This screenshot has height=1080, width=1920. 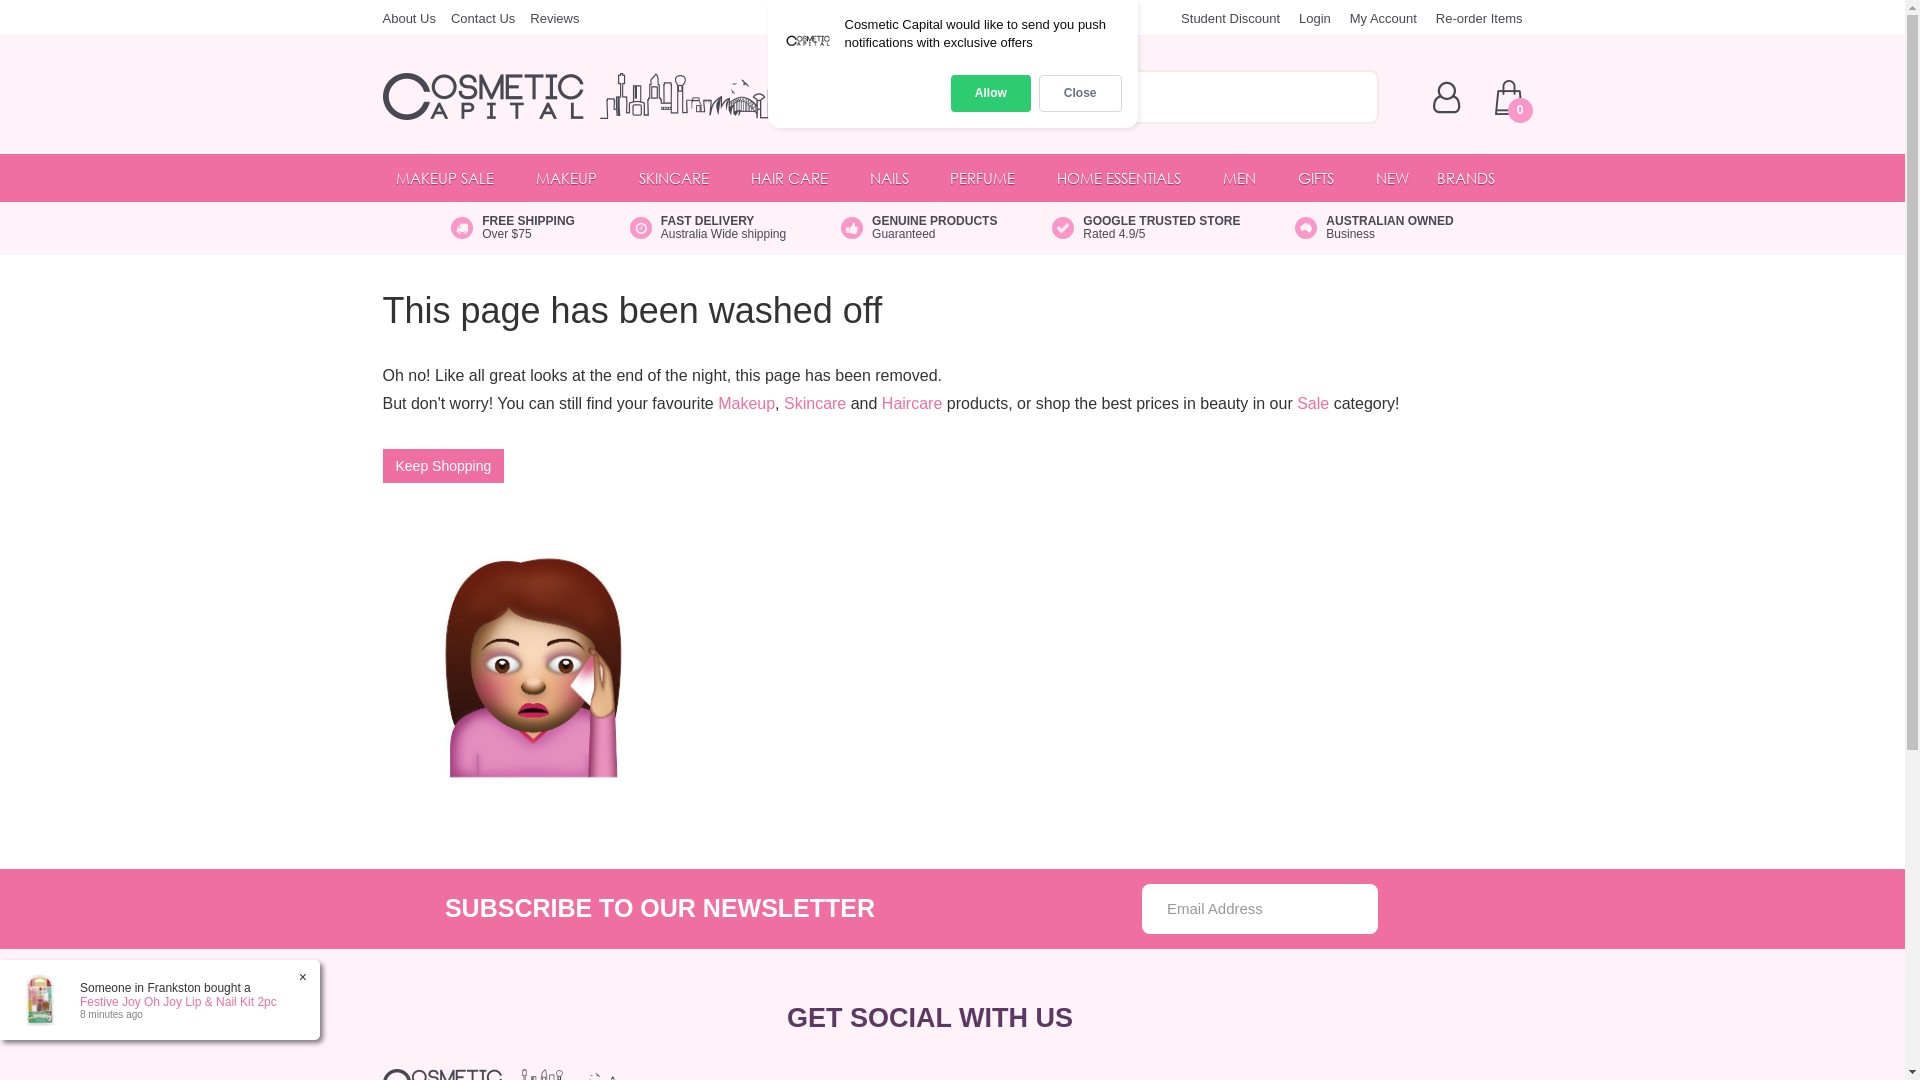 What do you see at coordinates (1349, 18) in the screenshot?
I see `'My Account'` at bounding box center [1349, 18].